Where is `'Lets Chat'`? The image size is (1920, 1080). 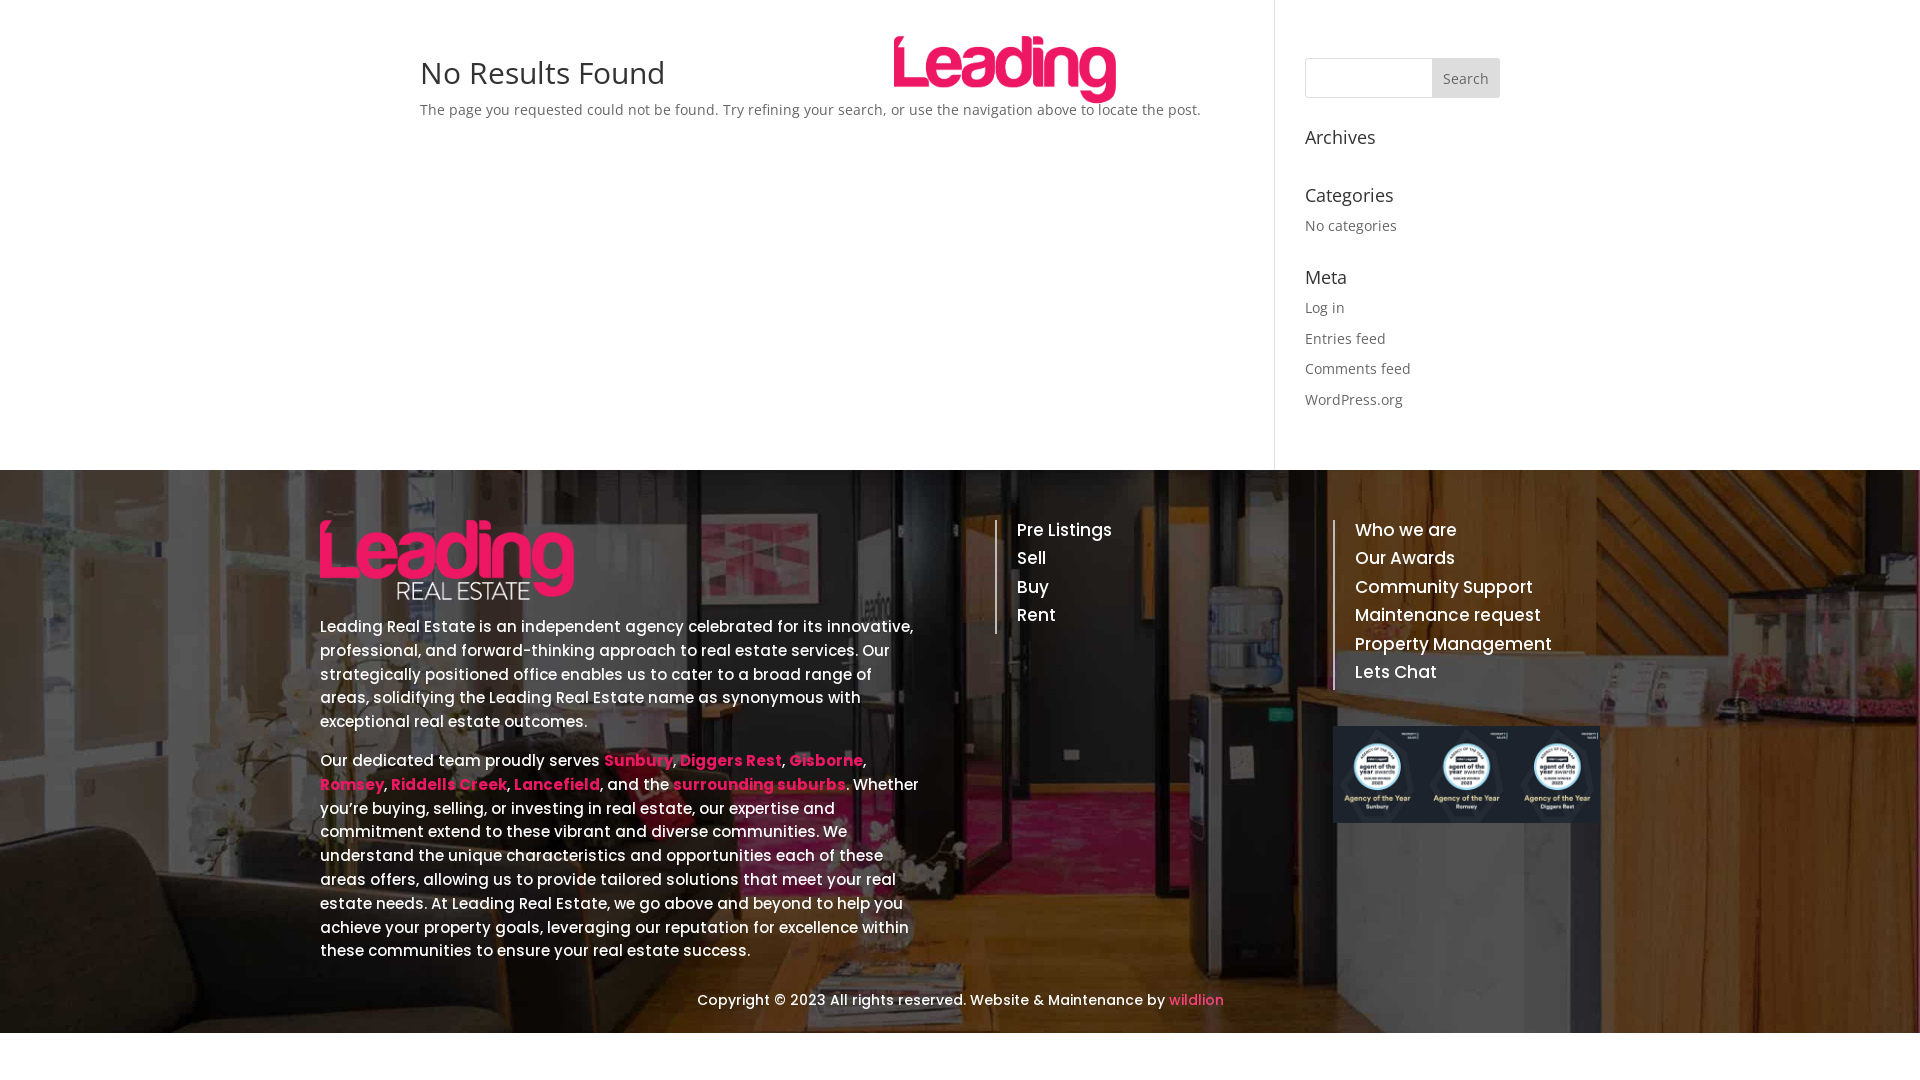
'Lets Chat' is located at coordinates (1354, 675).